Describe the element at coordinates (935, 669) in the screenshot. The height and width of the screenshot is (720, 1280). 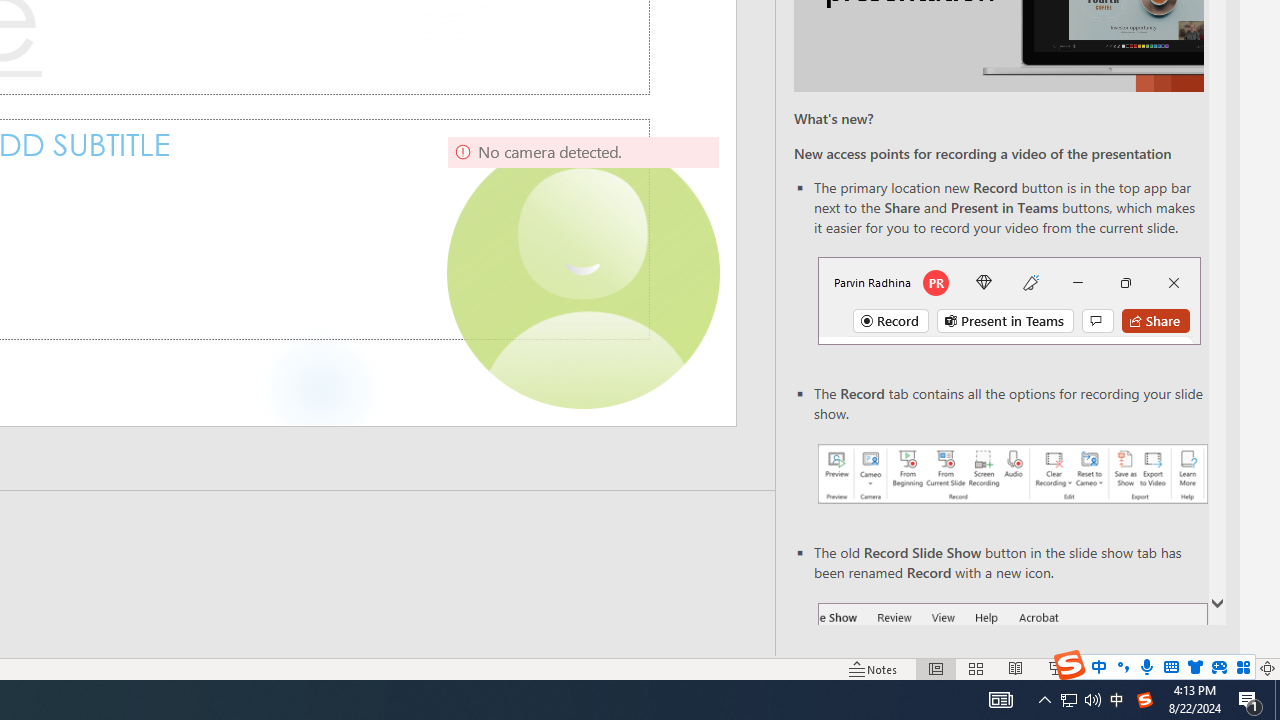
I see `'Normal'` at that location.